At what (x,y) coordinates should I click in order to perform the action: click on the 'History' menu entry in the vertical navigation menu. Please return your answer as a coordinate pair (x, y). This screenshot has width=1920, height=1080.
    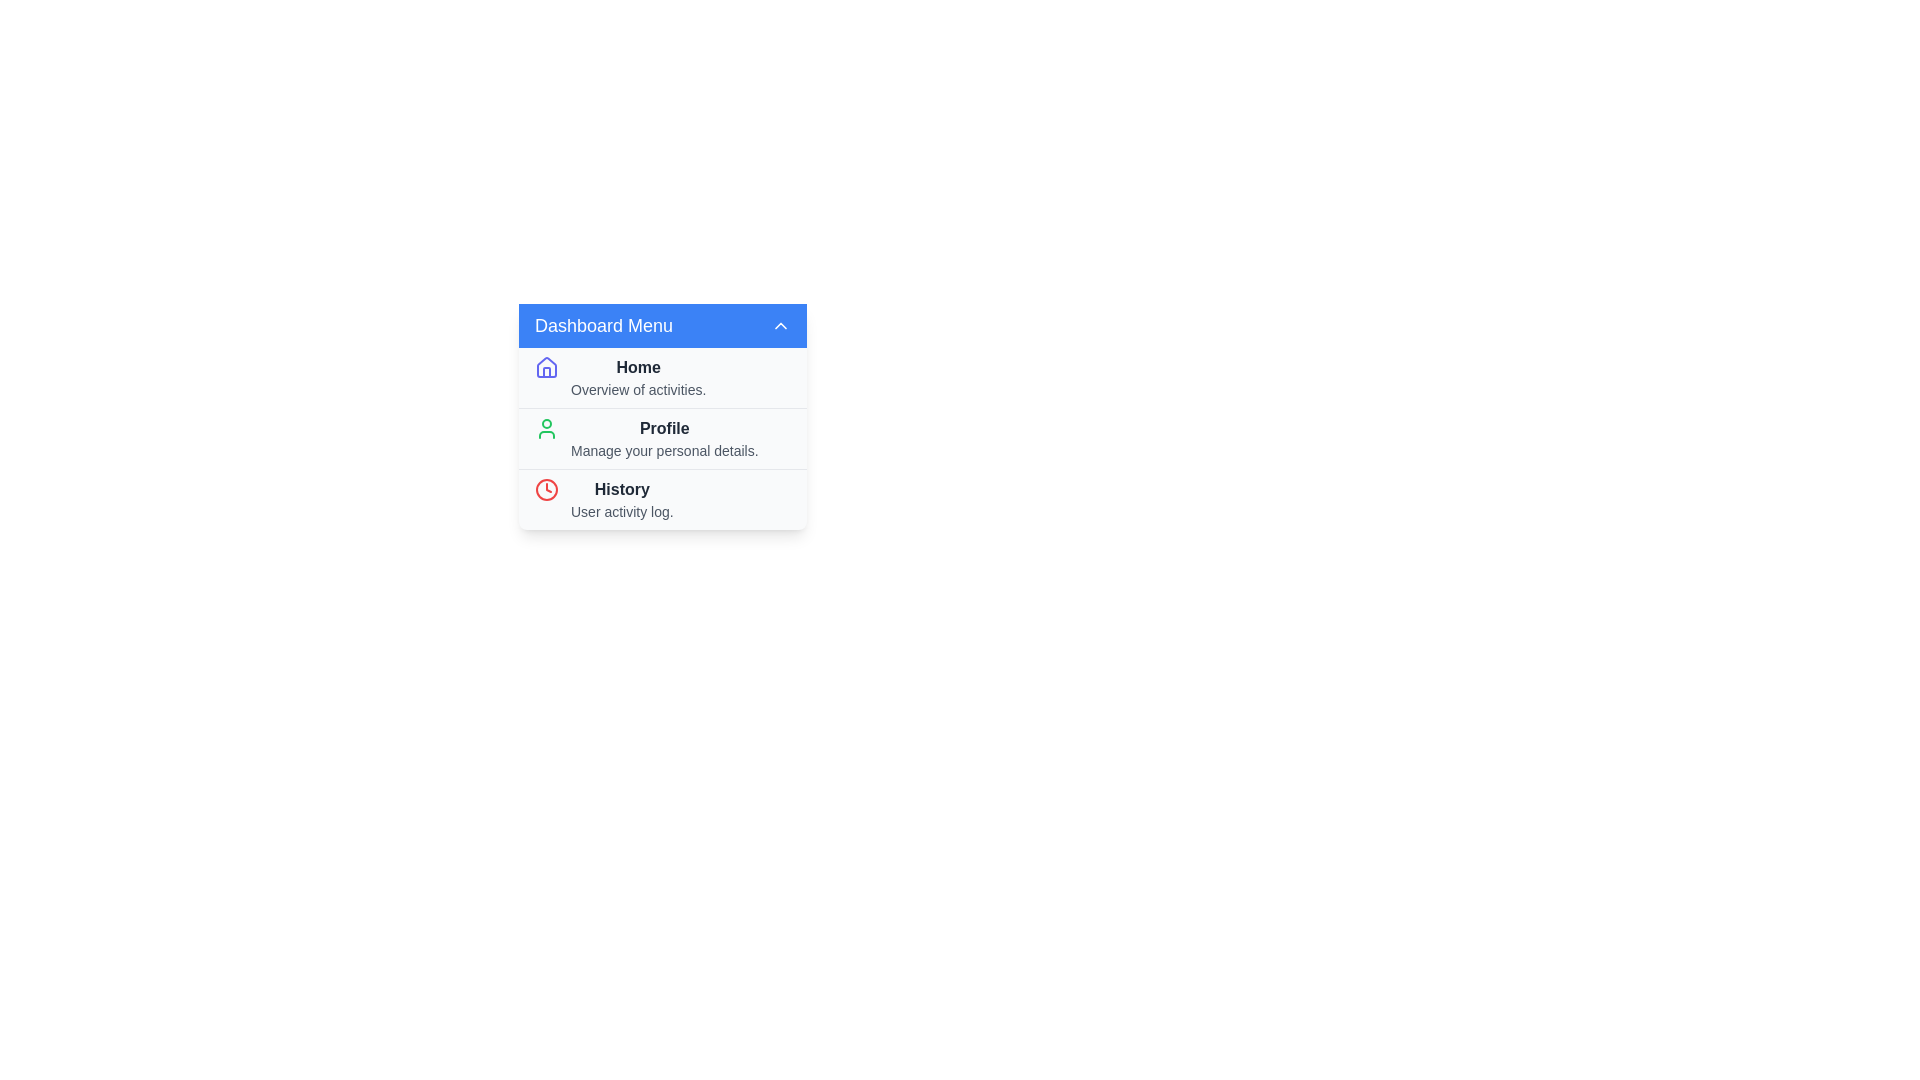
    Looking at the image, I should click on (621, 499).